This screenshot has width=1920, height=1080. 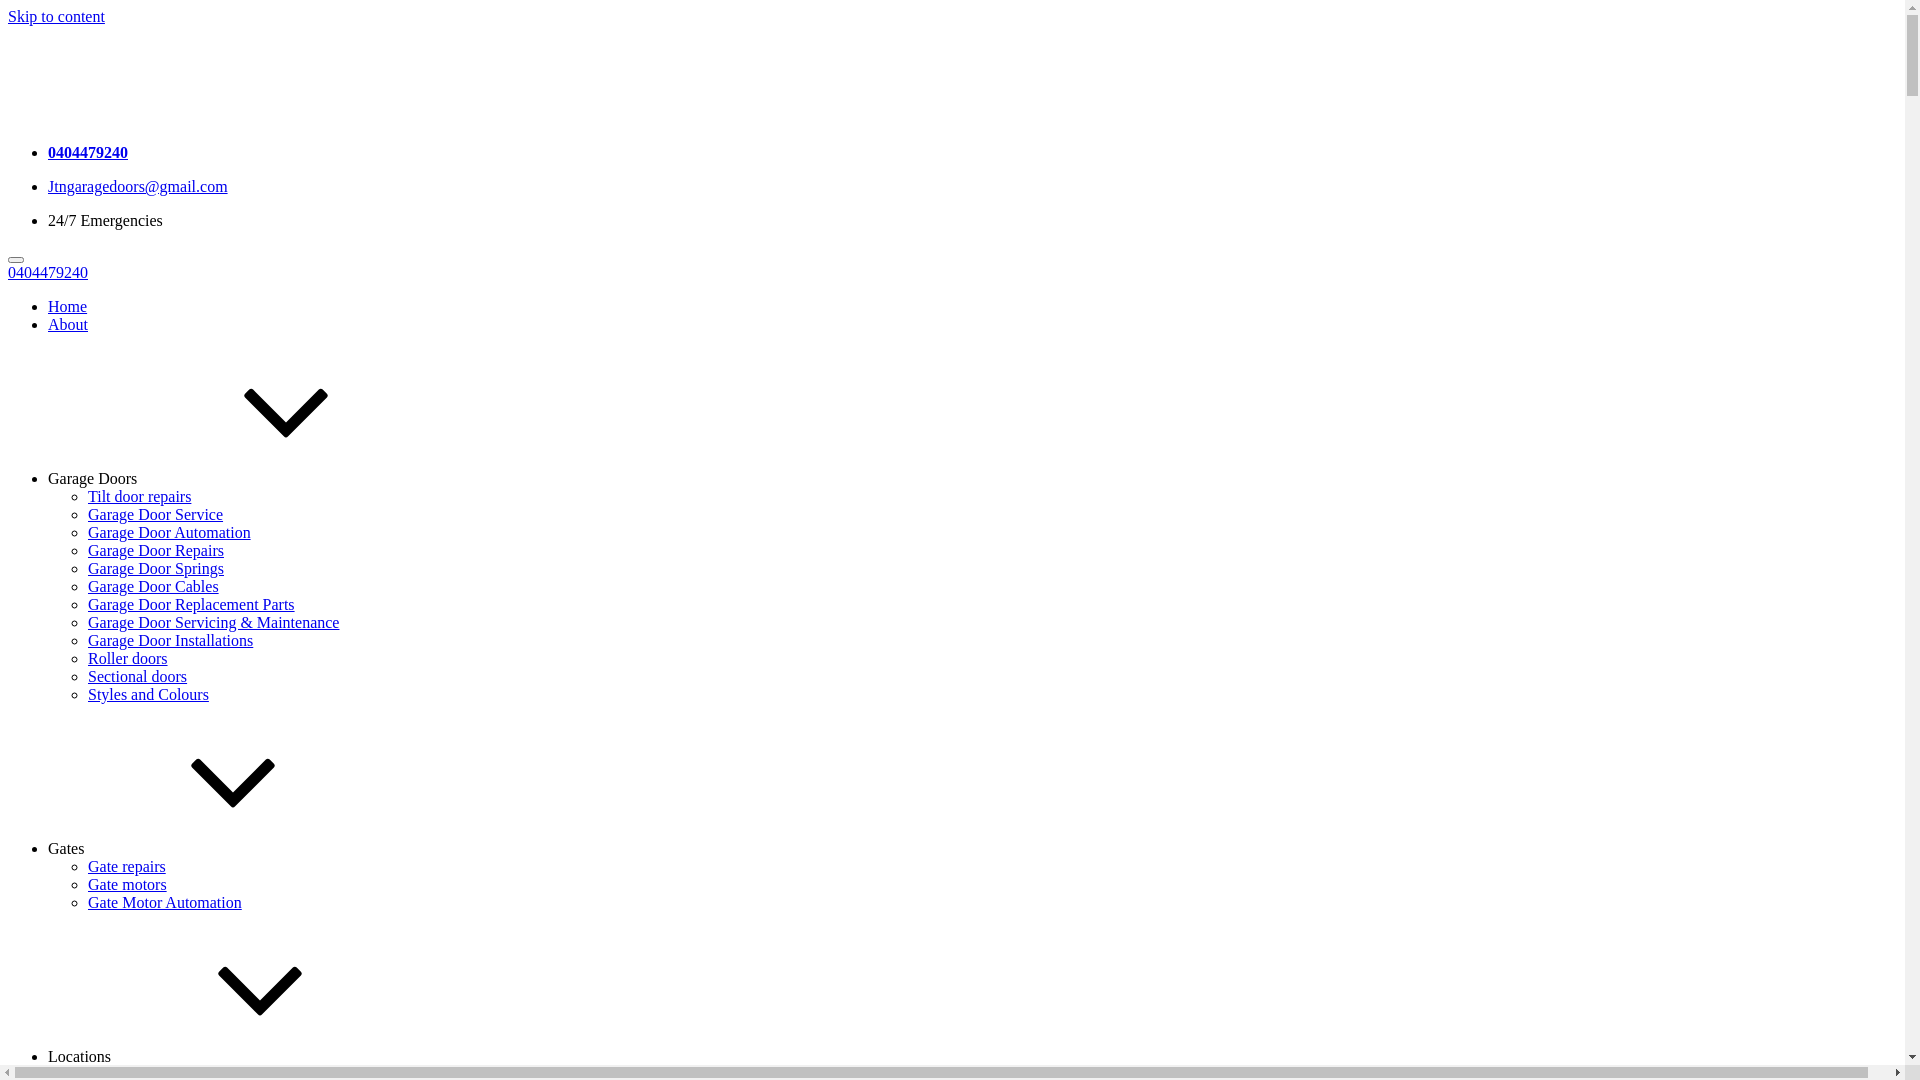 What do you see at coordinates (136, 675) in the screenshot?
I see `'Sectional doors'` at bounding box center [136, 675].